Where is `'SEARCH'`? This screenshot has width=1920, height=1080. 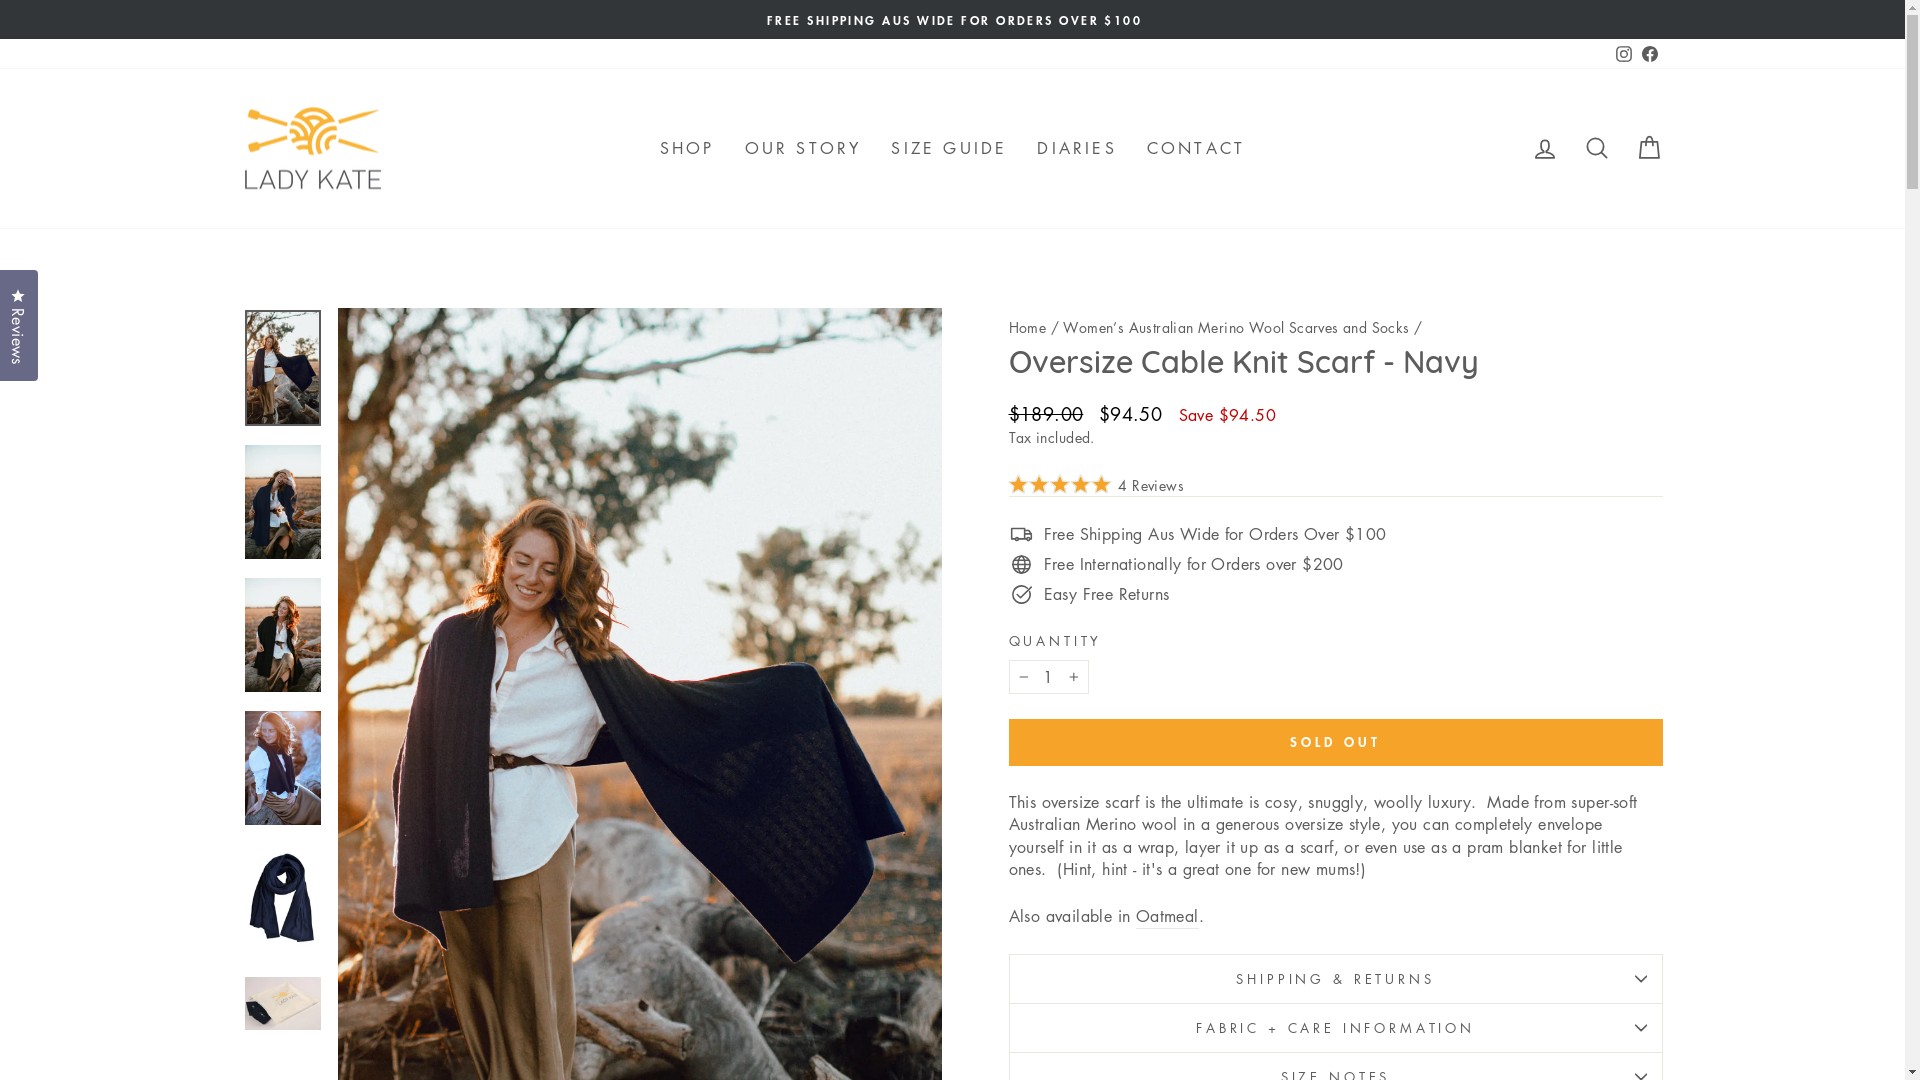
'SEARCH' is located at coordinates (1568, 147).